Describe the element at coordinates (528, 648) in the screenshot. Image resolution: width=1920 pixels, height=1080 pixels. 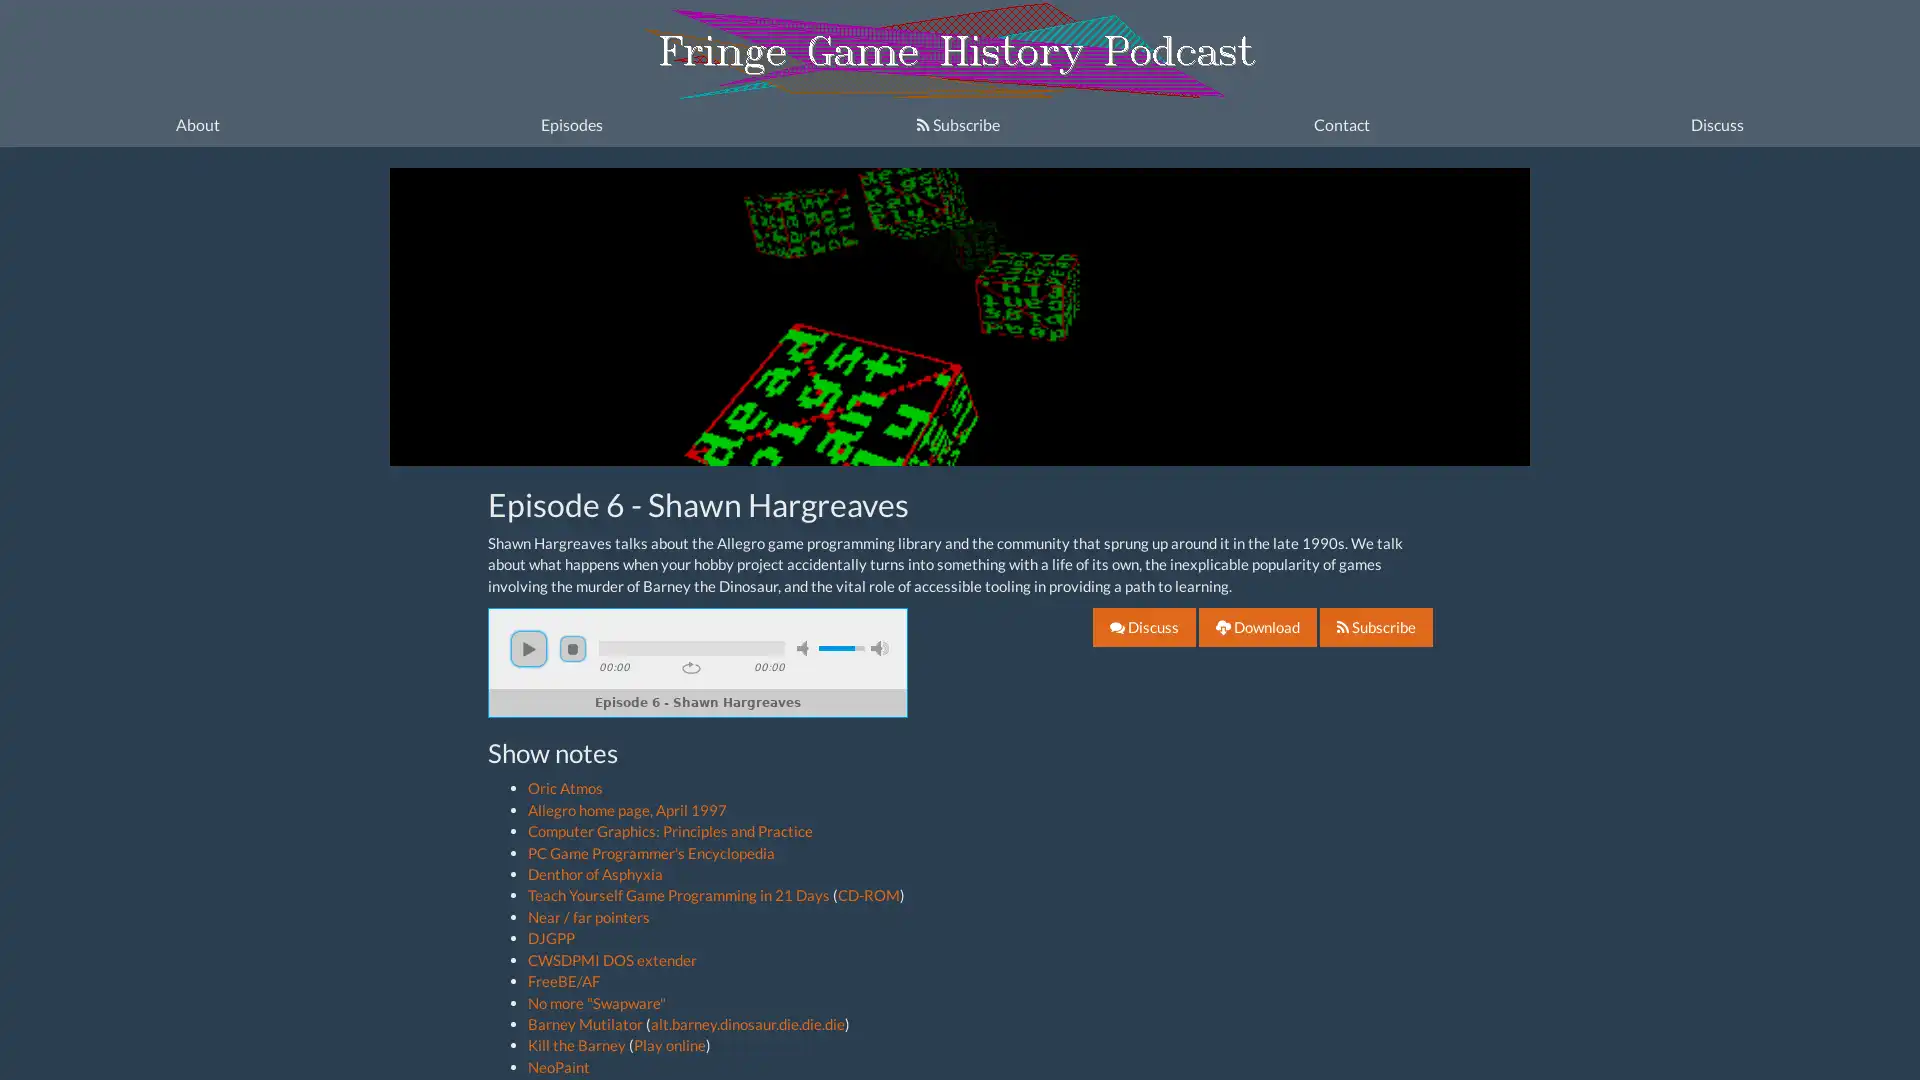
I see `play` at that location.